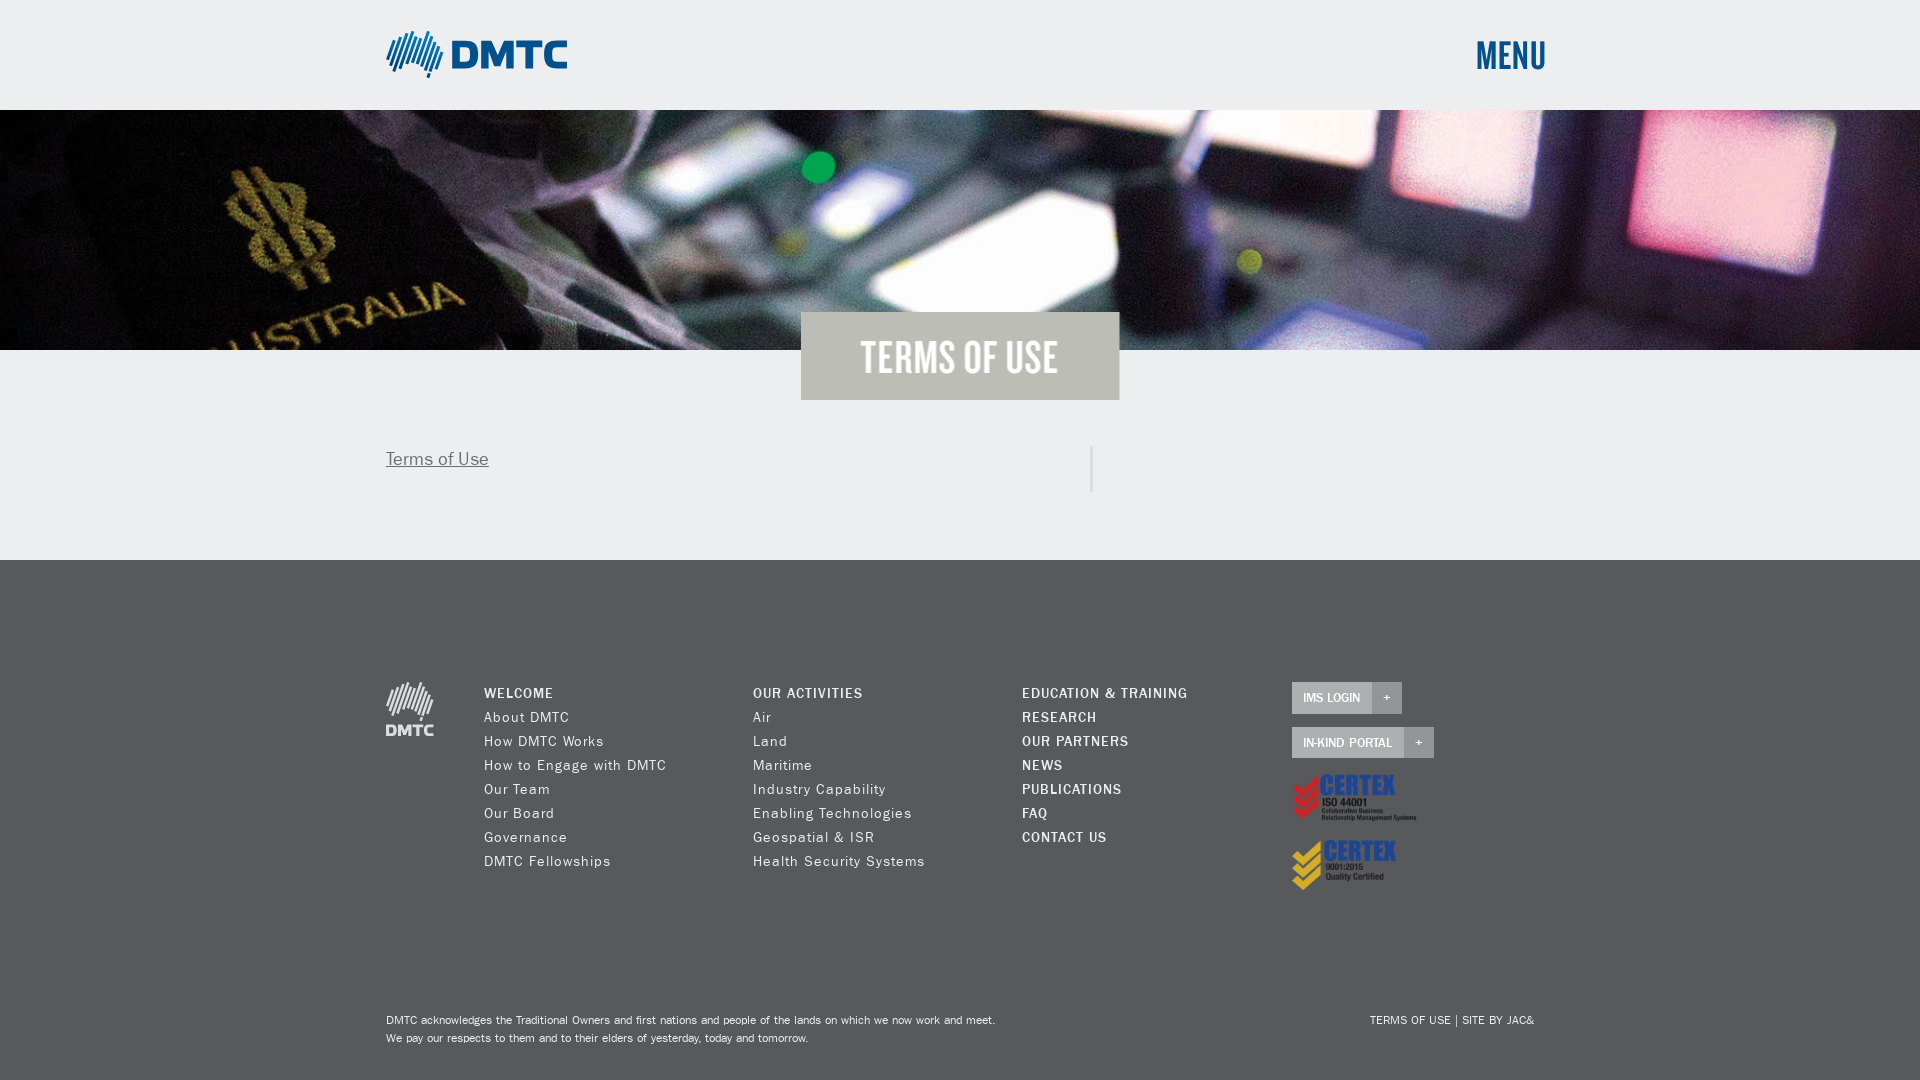 The width and height of the screenshot is (1920, 1080). I want to click on 'FAQ', so click(1035, 813).